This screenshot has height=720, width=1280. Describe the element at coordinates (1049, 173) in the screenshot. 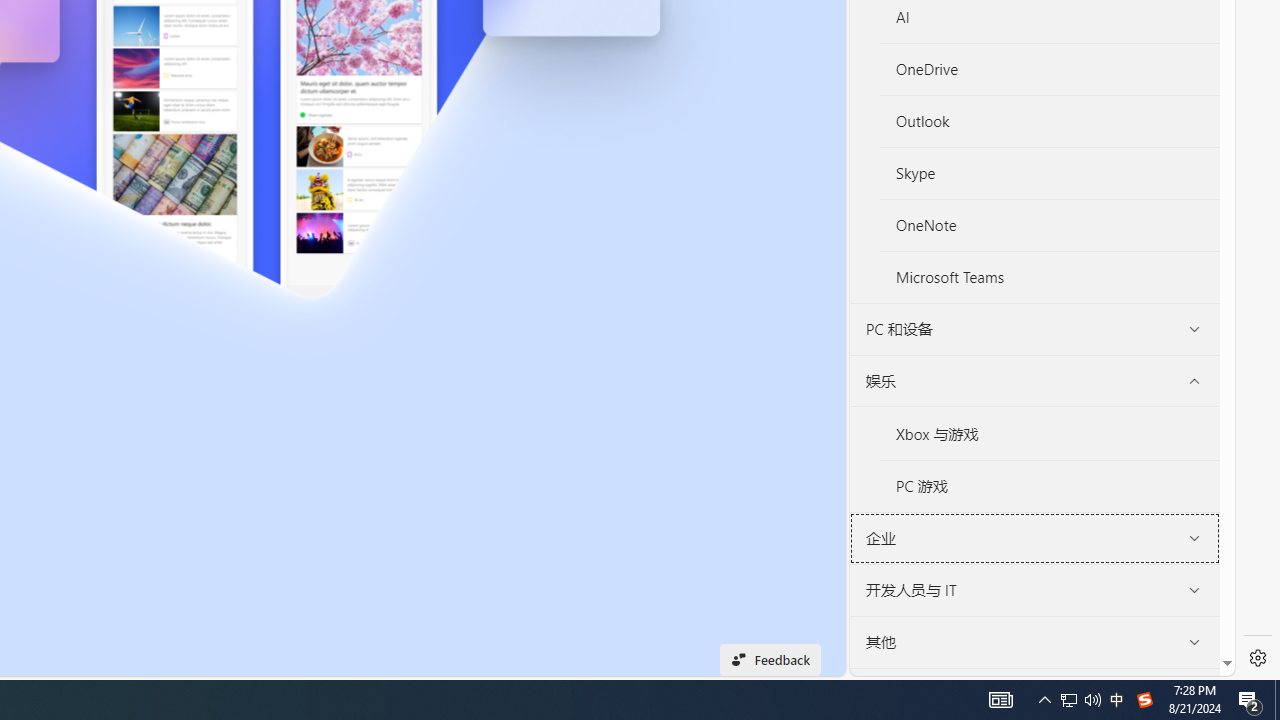

I see `'Skype'` at that location.